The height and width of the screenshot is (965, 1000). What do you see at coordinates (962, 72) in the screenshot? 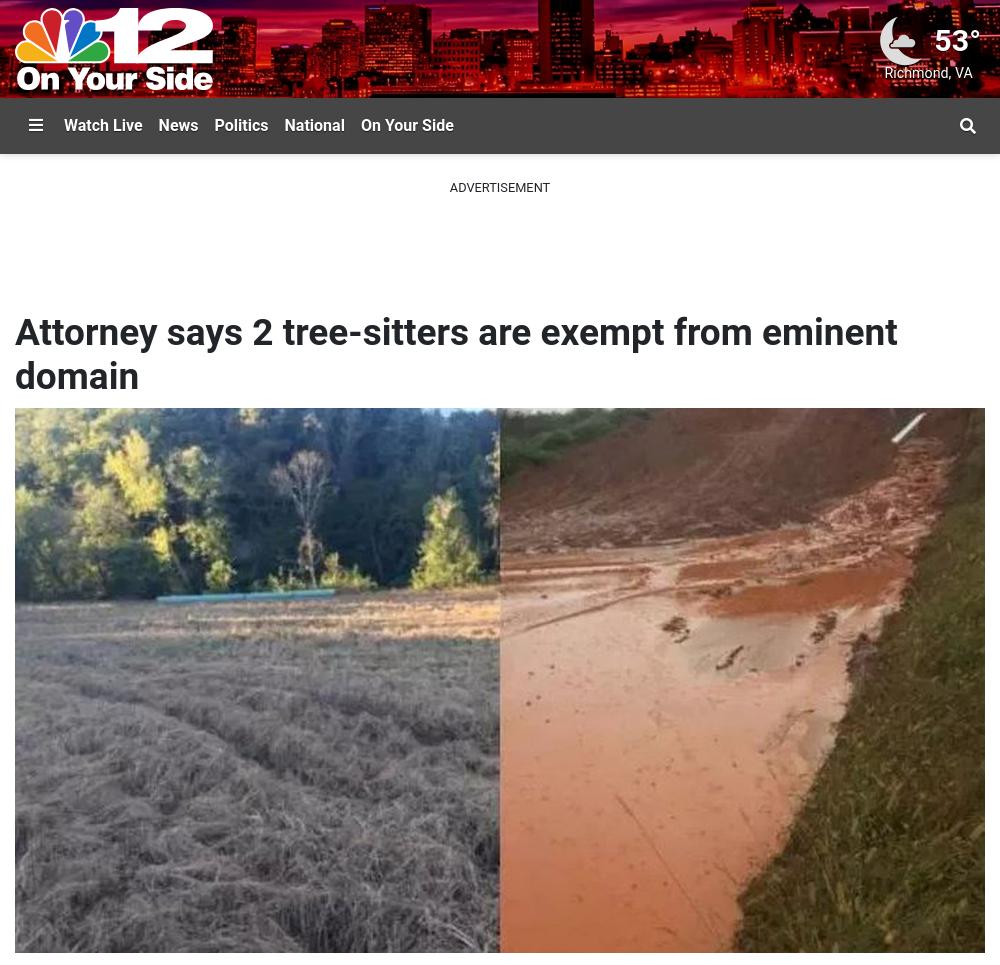
I see `'VA'` at bounding box center [962, 72].